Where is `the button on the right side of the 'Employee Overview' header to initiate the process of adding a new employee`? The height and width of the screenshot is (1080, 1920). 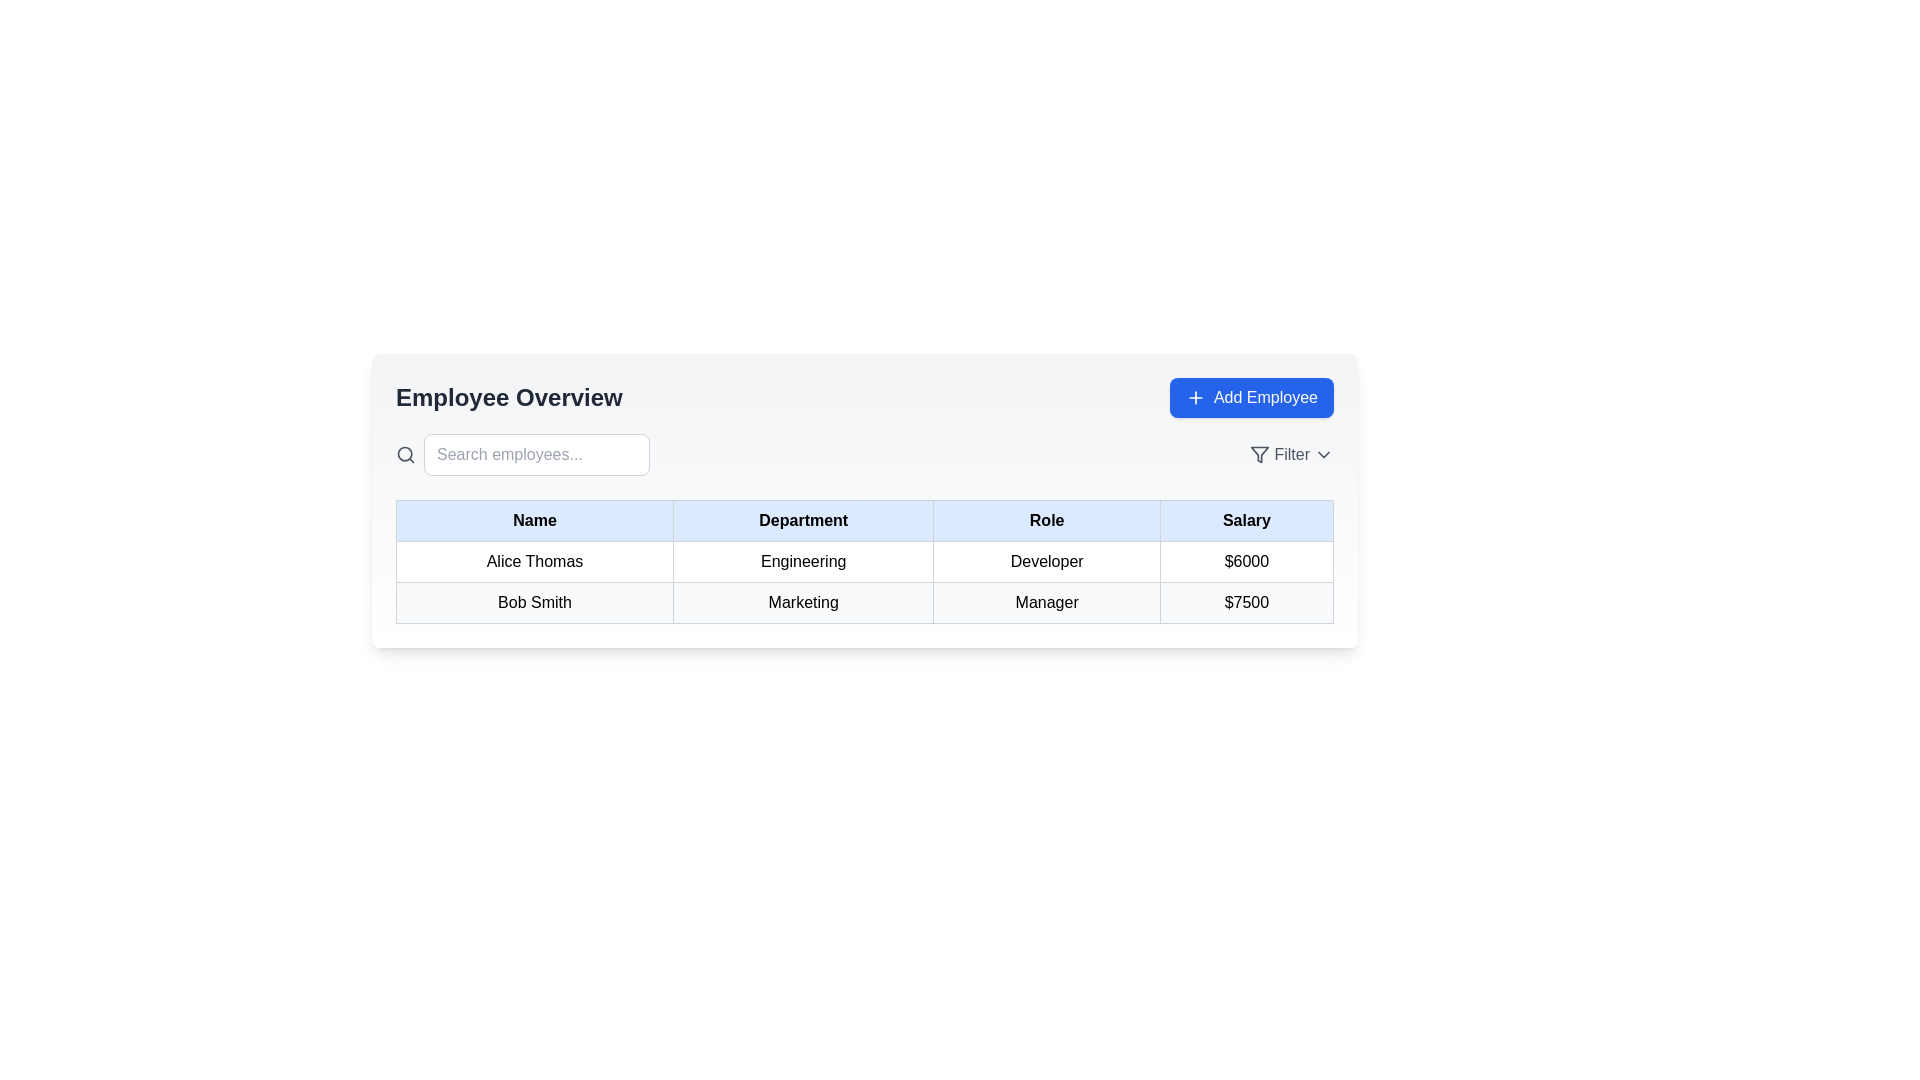
the button on the right side of the 'Employee Overview' header to initiate the process of adding a new employee is located at coordinates (1251, 397).